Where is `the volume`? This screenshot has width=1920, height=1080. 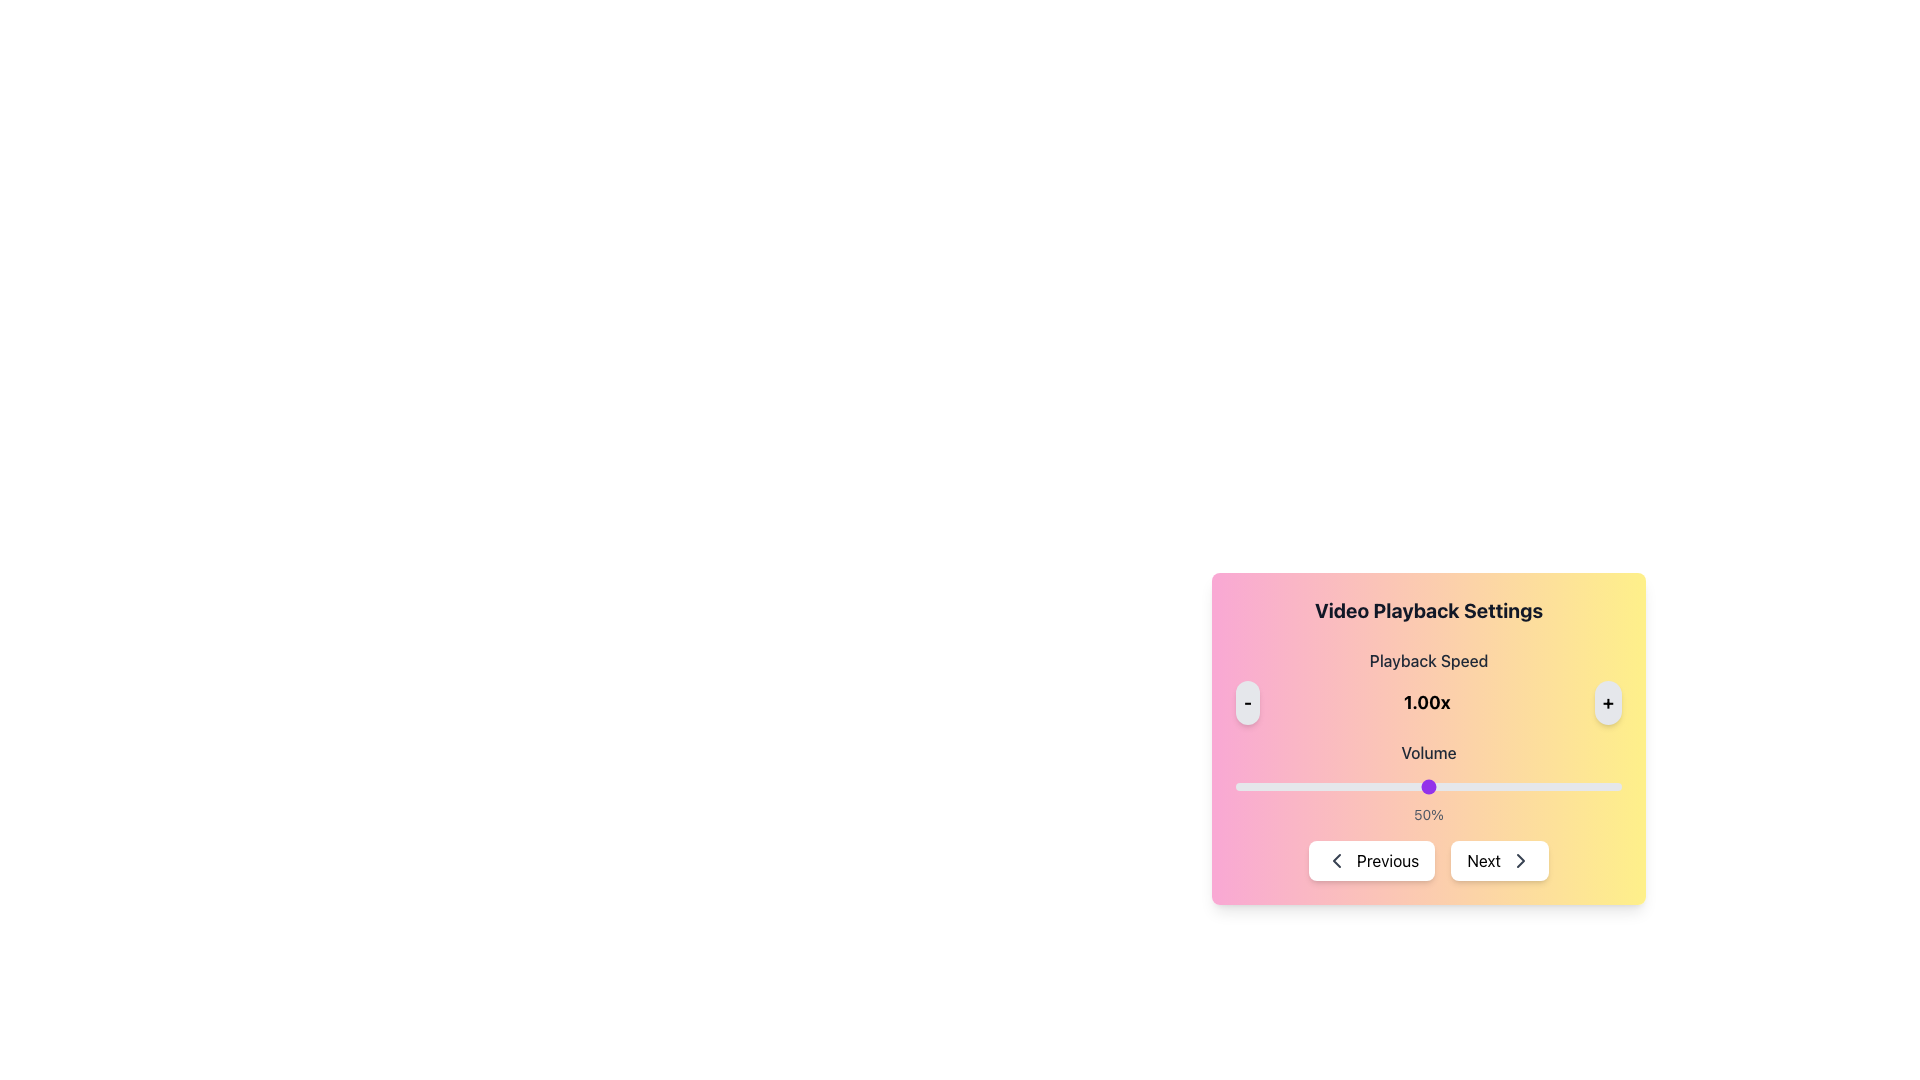 the volume is located at coordinates (1506, 785).